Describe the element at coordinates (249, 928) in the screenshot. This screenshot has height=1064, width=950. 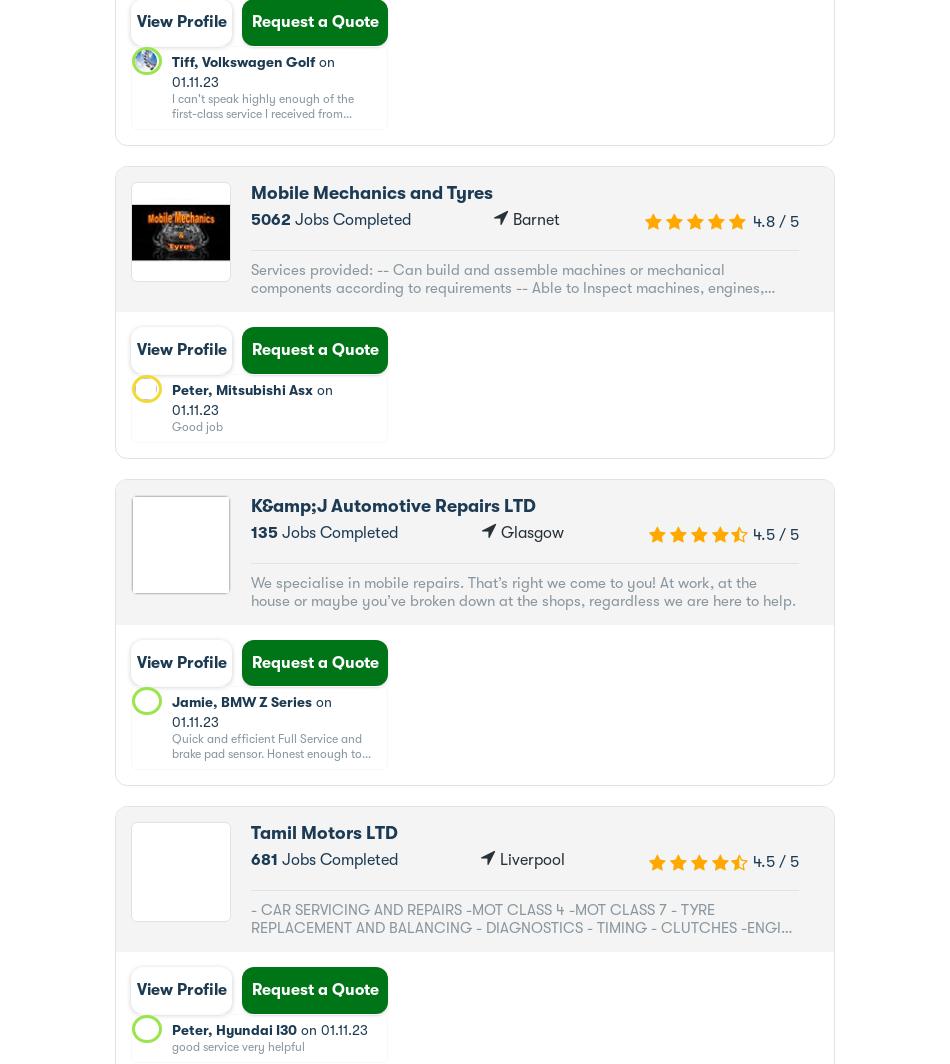
I see `'- CAR SERVICING AND REPAIRS
-MOT CLASS 4
-MOT CLASS 7
- TYRE REPLACEMENT AND BALANCING
- DIAGNOSTICS
- TIMING
- CLUTCHES
-ENGINE REPAIR AND REPLACING'` at that location.